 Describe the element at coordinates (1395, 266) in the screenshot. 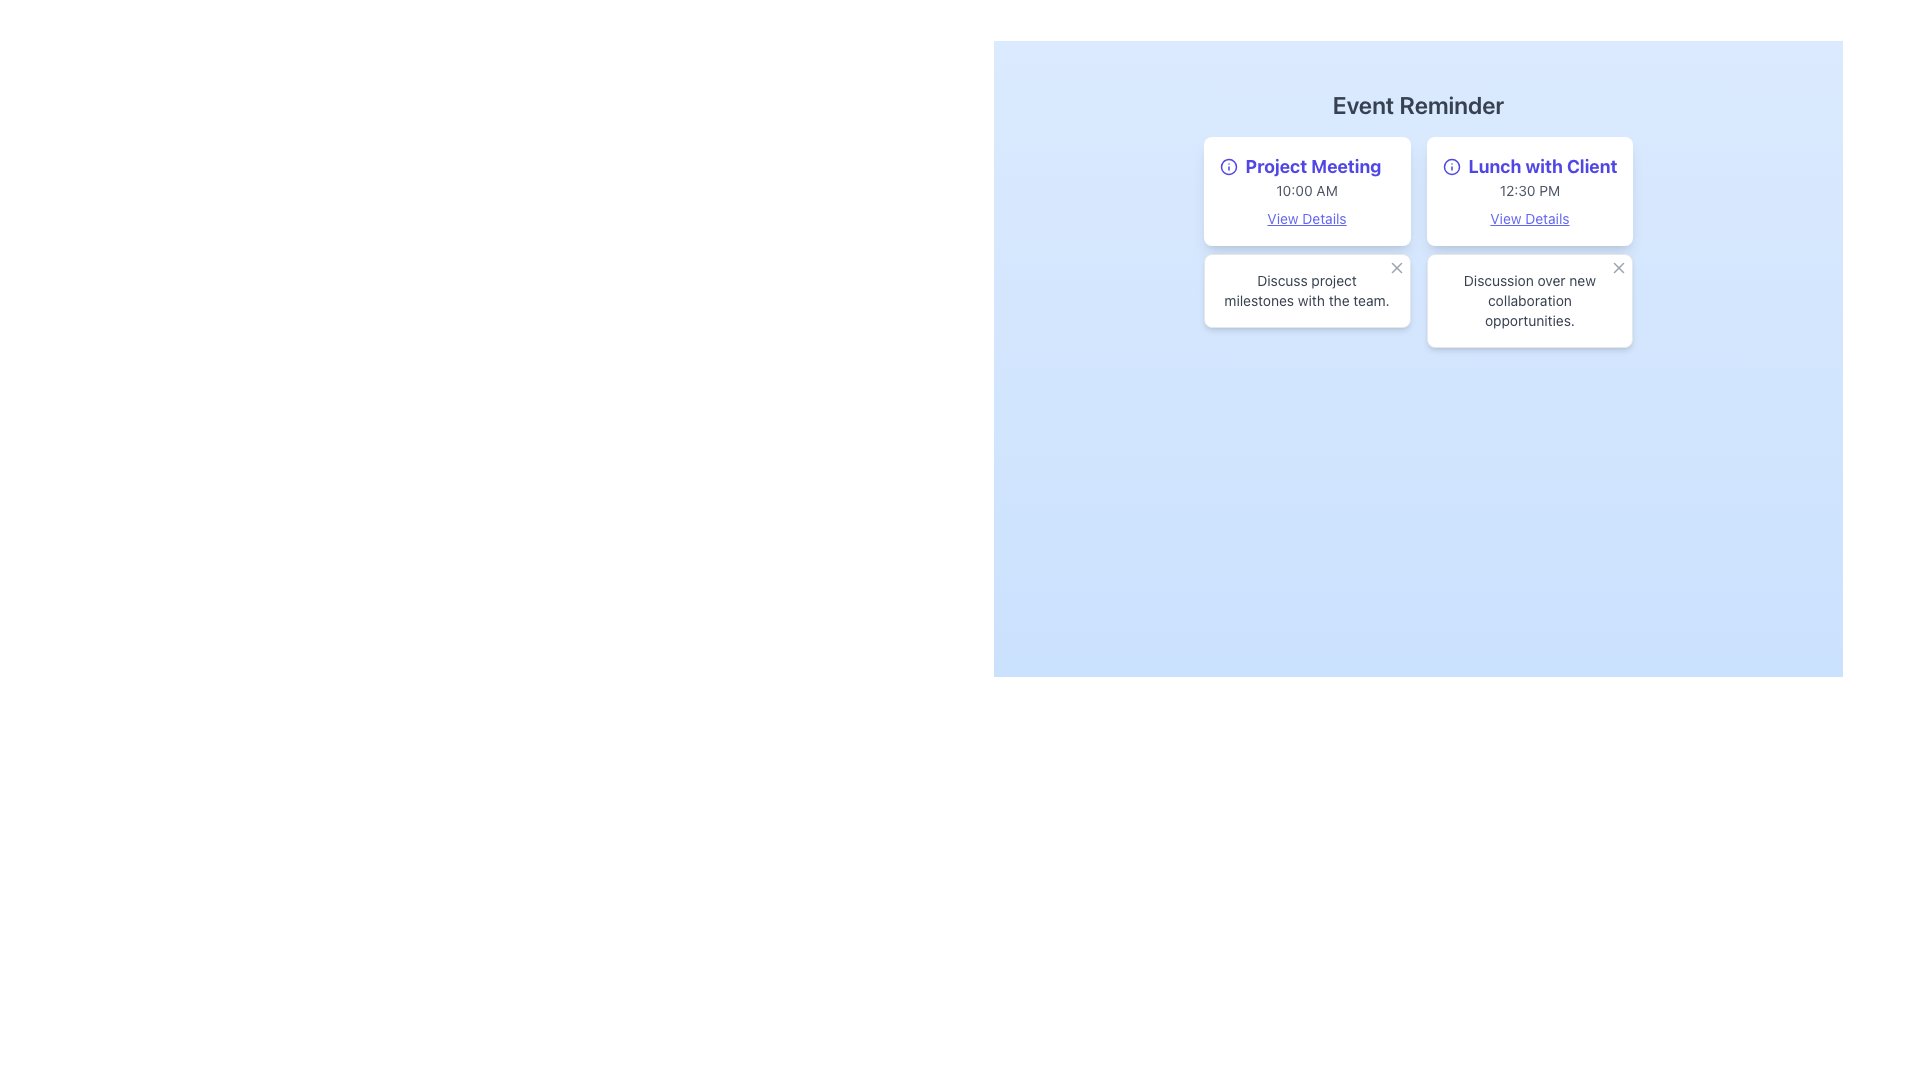

I see `the Close button icon located at the top-right corner of the second rectangular content box under 'Event Reminder'` at that location.